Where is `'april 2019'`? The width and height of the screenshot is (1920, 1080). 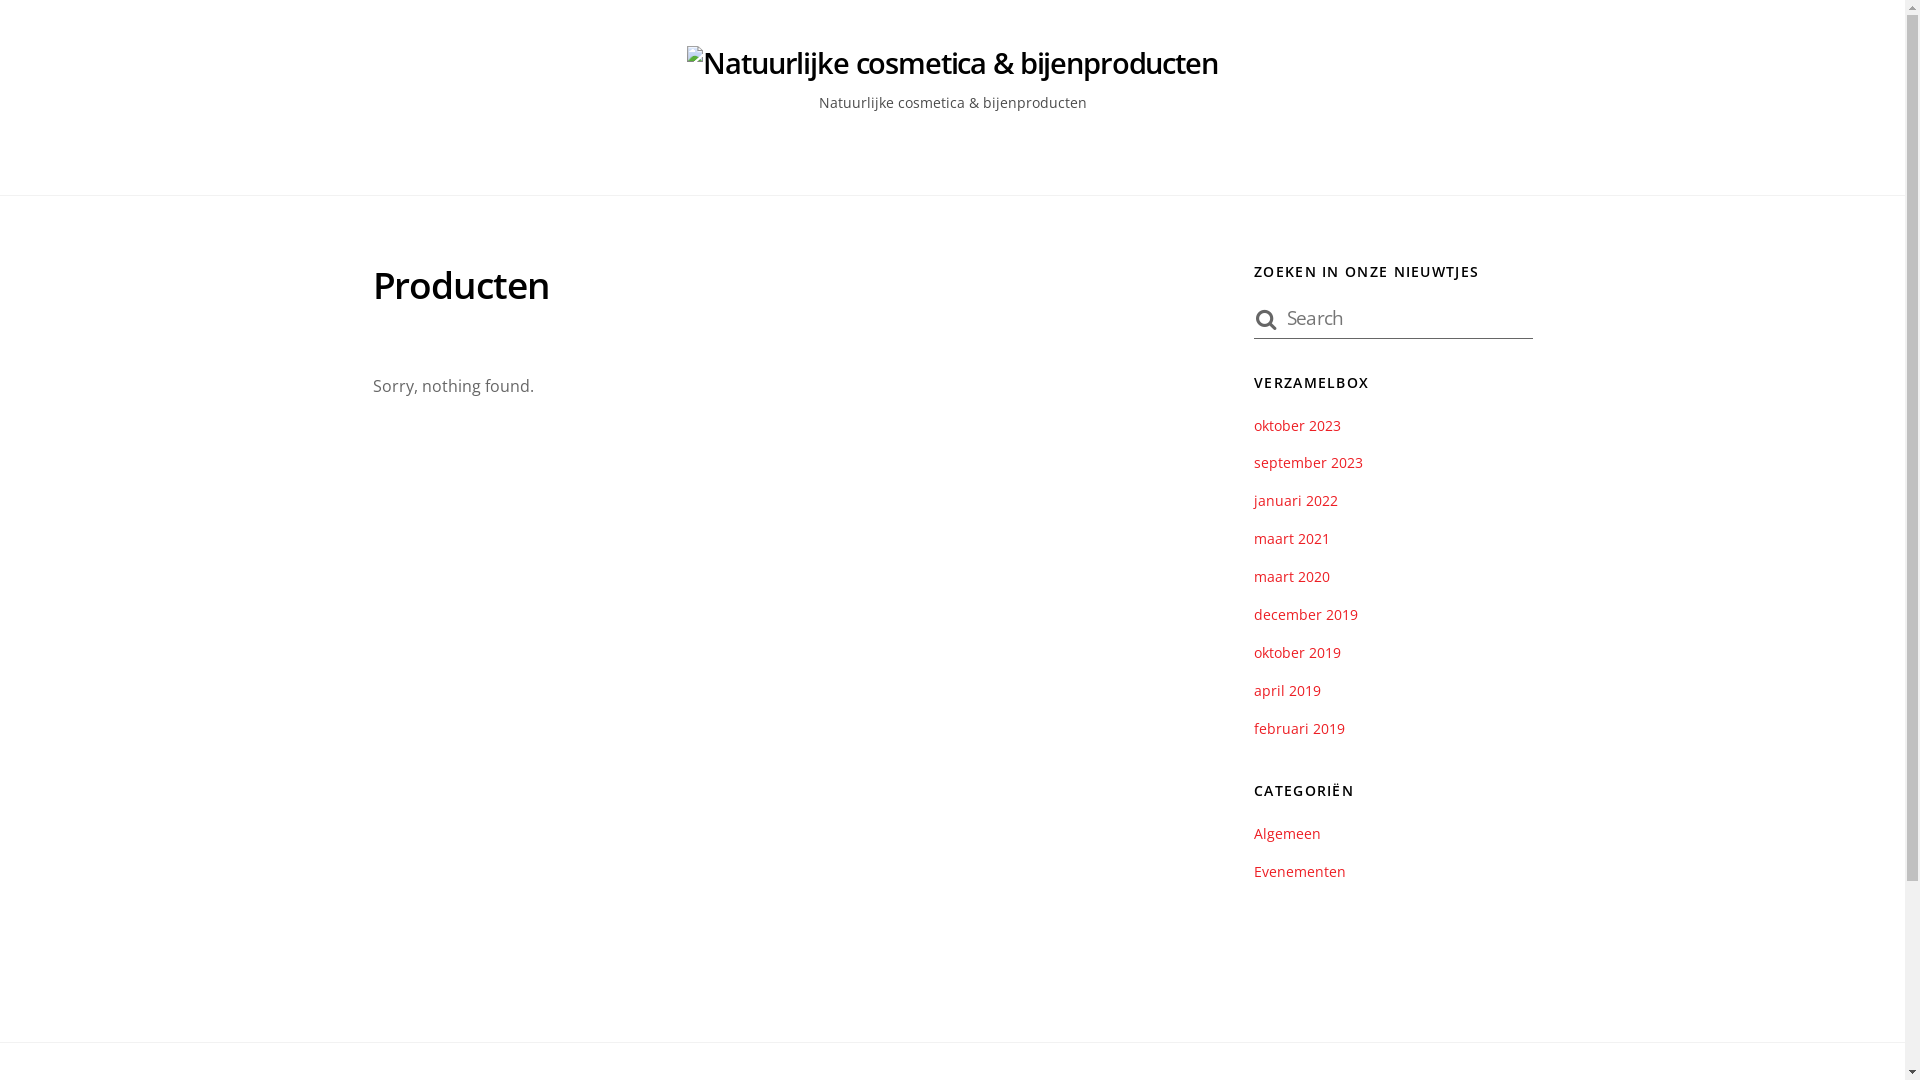 'april 2019' is located at coordinates (1287, 689).